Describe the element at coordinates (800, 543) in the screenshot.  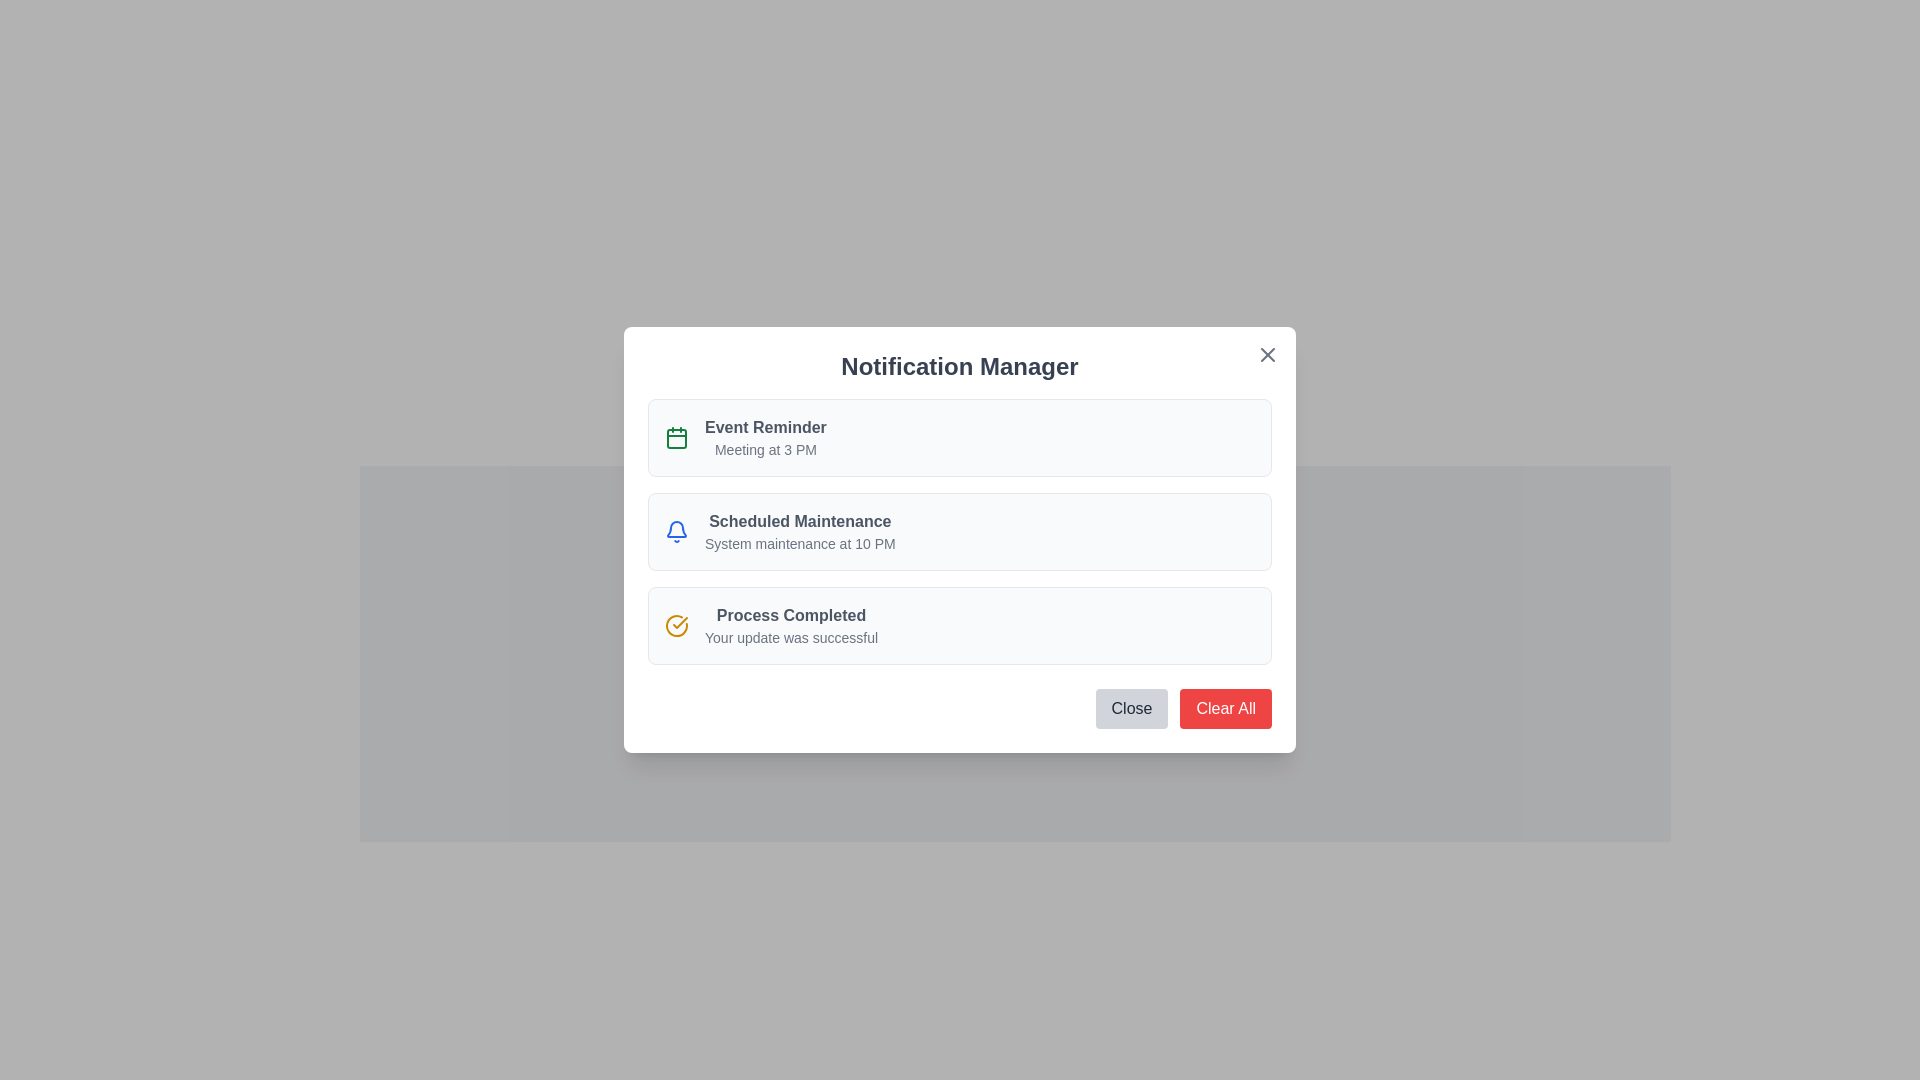
I see `the text label providing details for the 'Scheduled Maintenance' notification, which is located below the main heading within the Notification Manager panel` at that location.